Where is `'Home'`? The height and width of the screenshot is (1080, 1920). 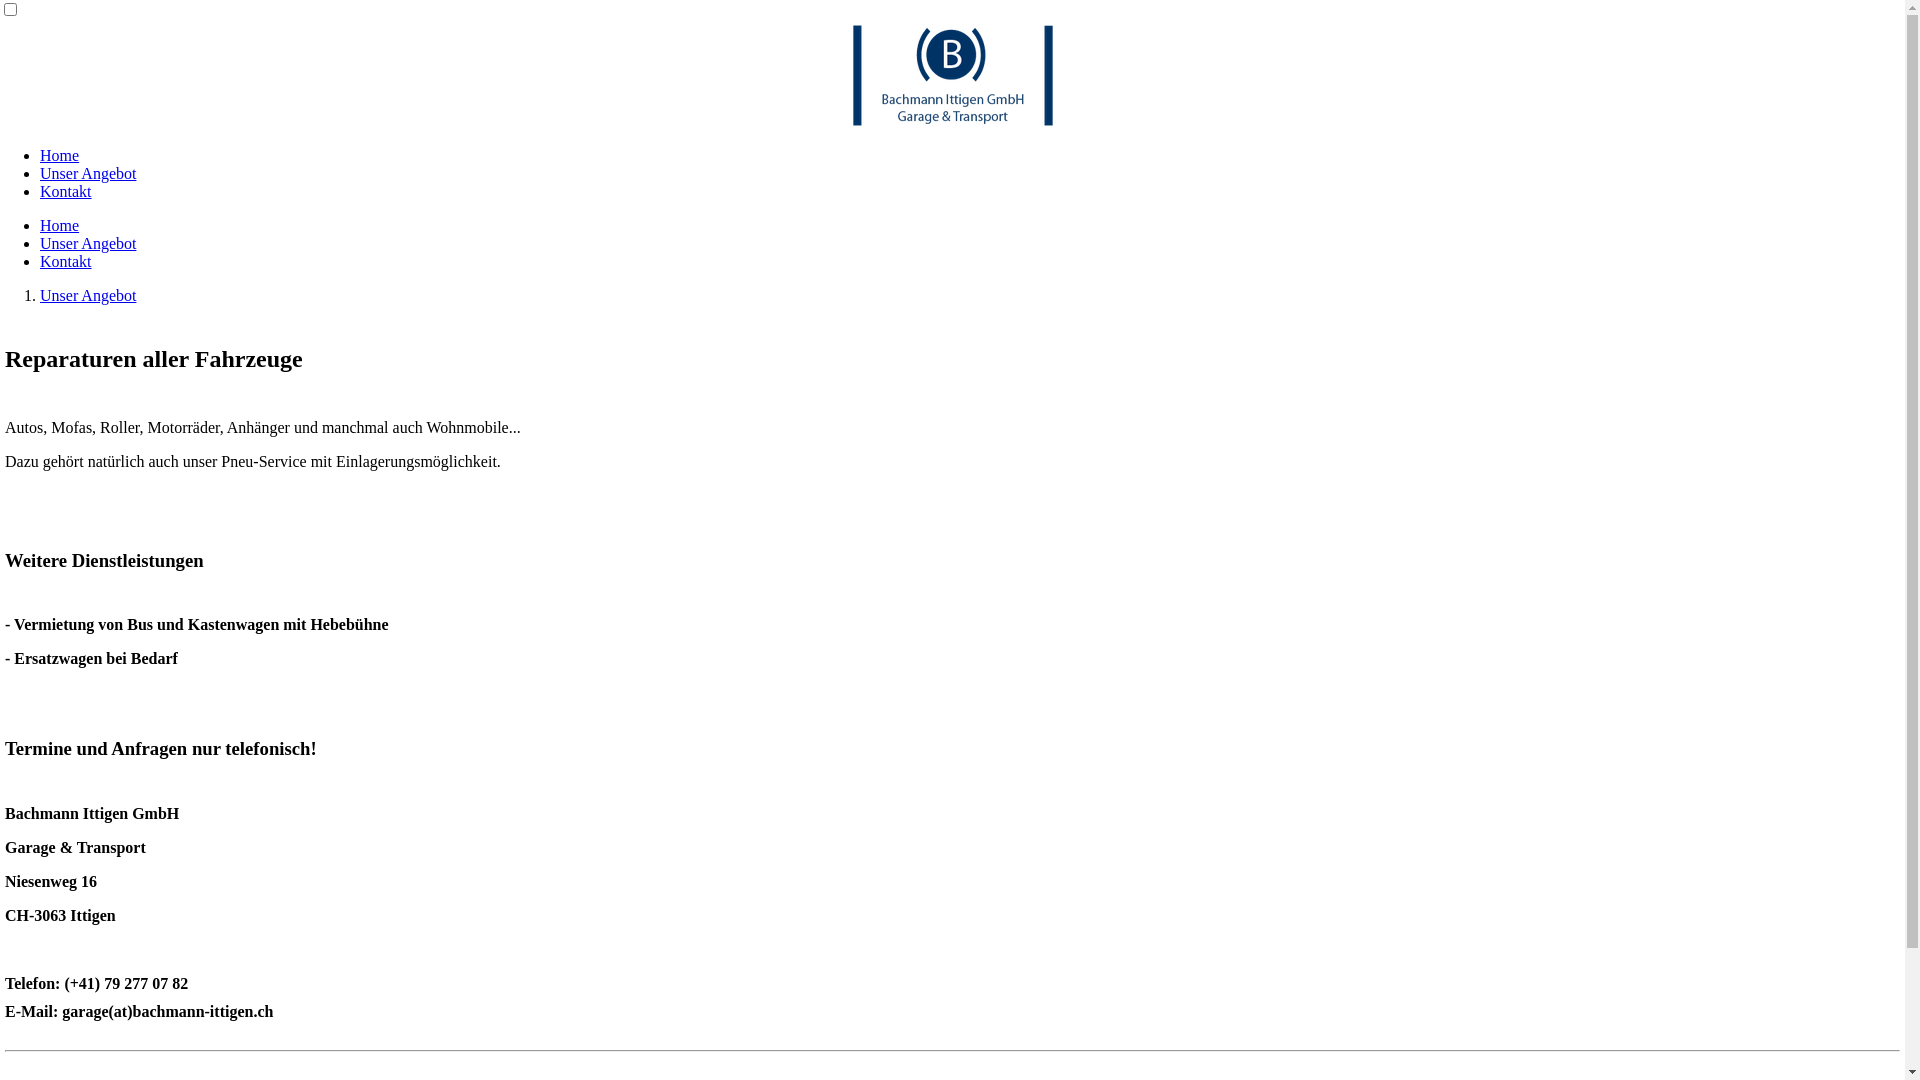
'Home' is located at coordinates (59, 225).